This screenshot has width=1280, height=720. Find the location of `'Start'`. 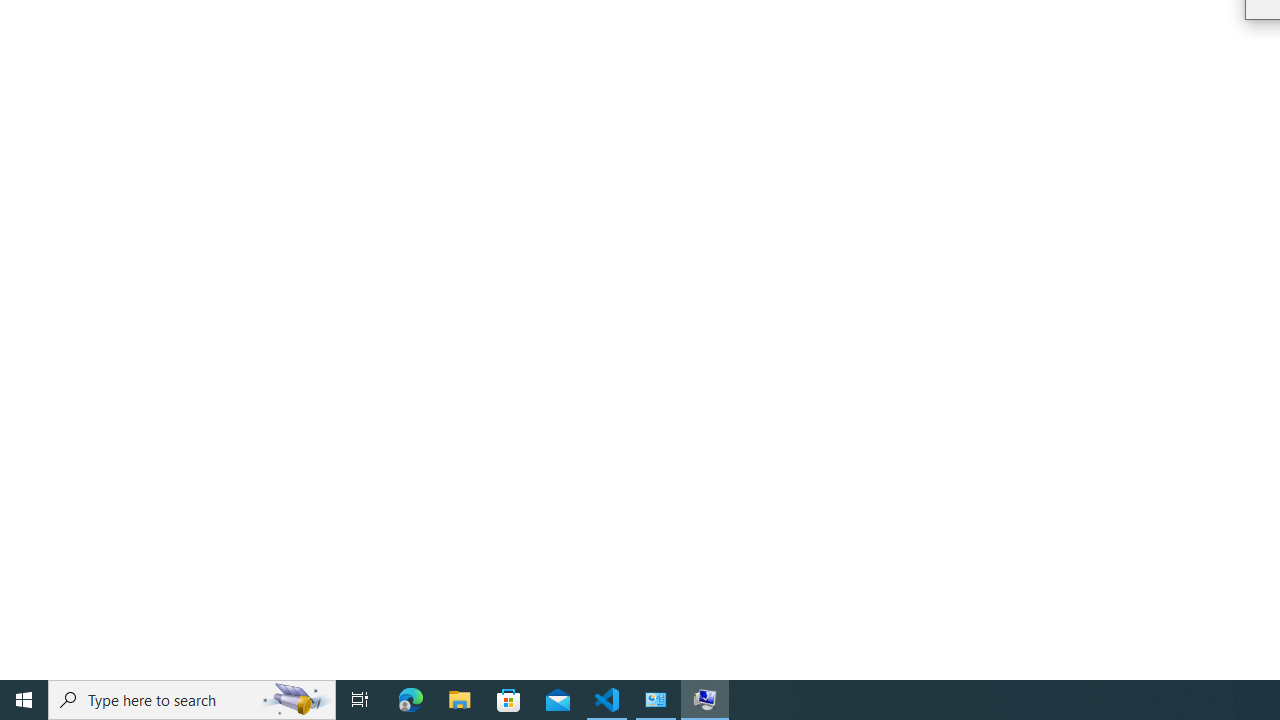

'Start' is located at coordinates (24, 698).